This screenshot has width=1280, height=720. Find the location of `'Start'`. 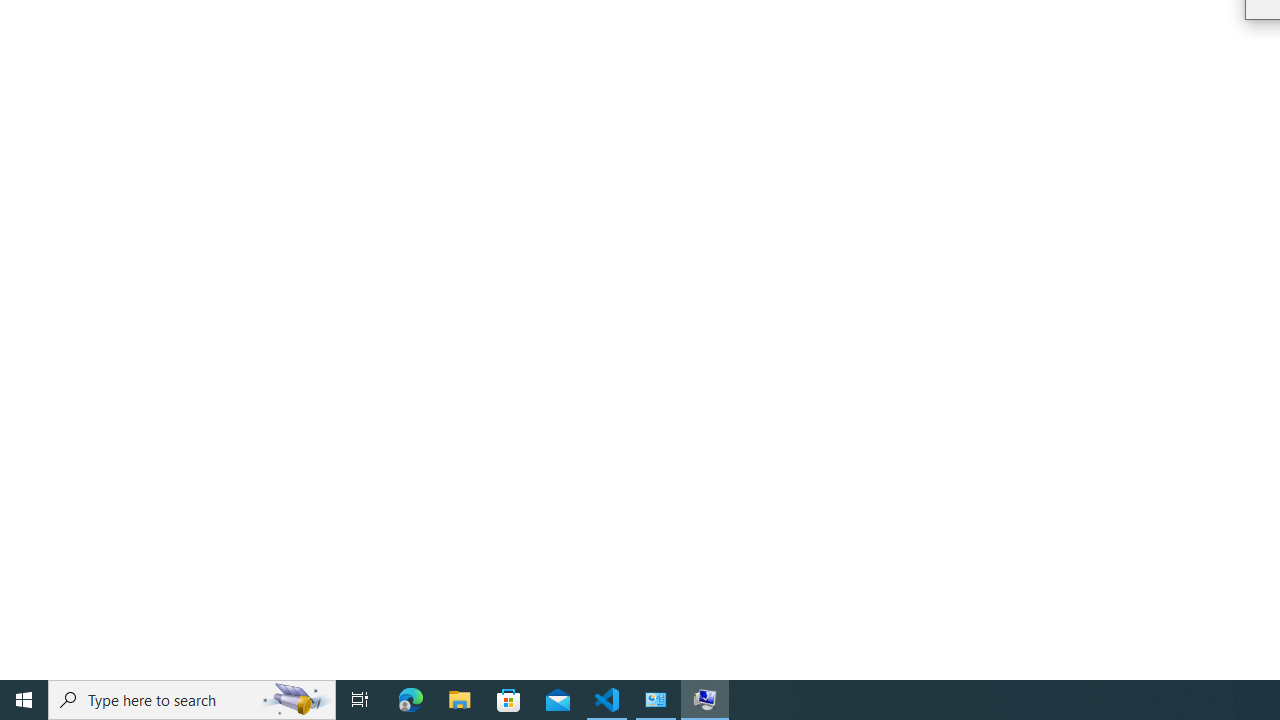

'Start' is located at coordinates (24, 698).